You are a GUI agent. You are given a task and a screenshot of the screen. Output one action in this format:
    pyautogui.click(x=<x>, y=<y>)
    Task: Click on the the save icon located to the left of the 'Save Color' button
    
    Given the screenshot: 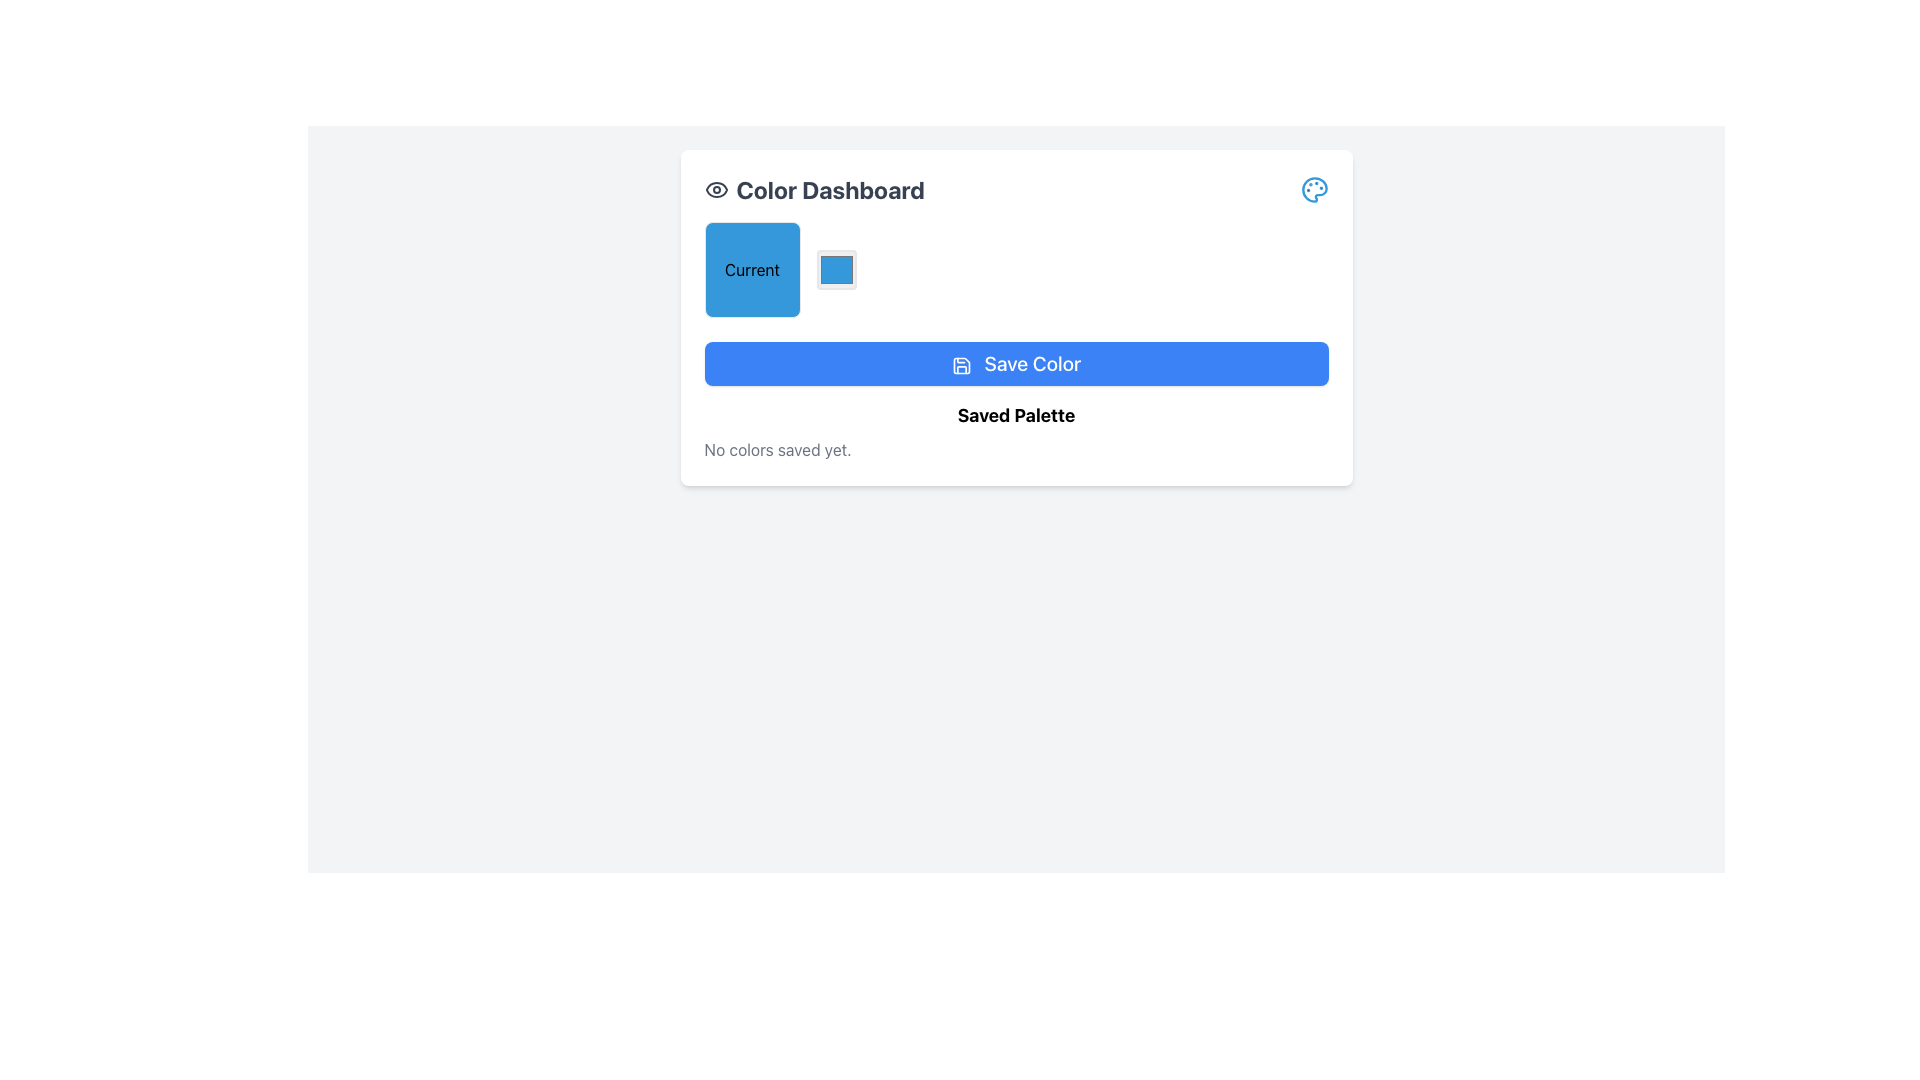 What is the action you would take?
    pyautogui.click(x=961, y=365)
    